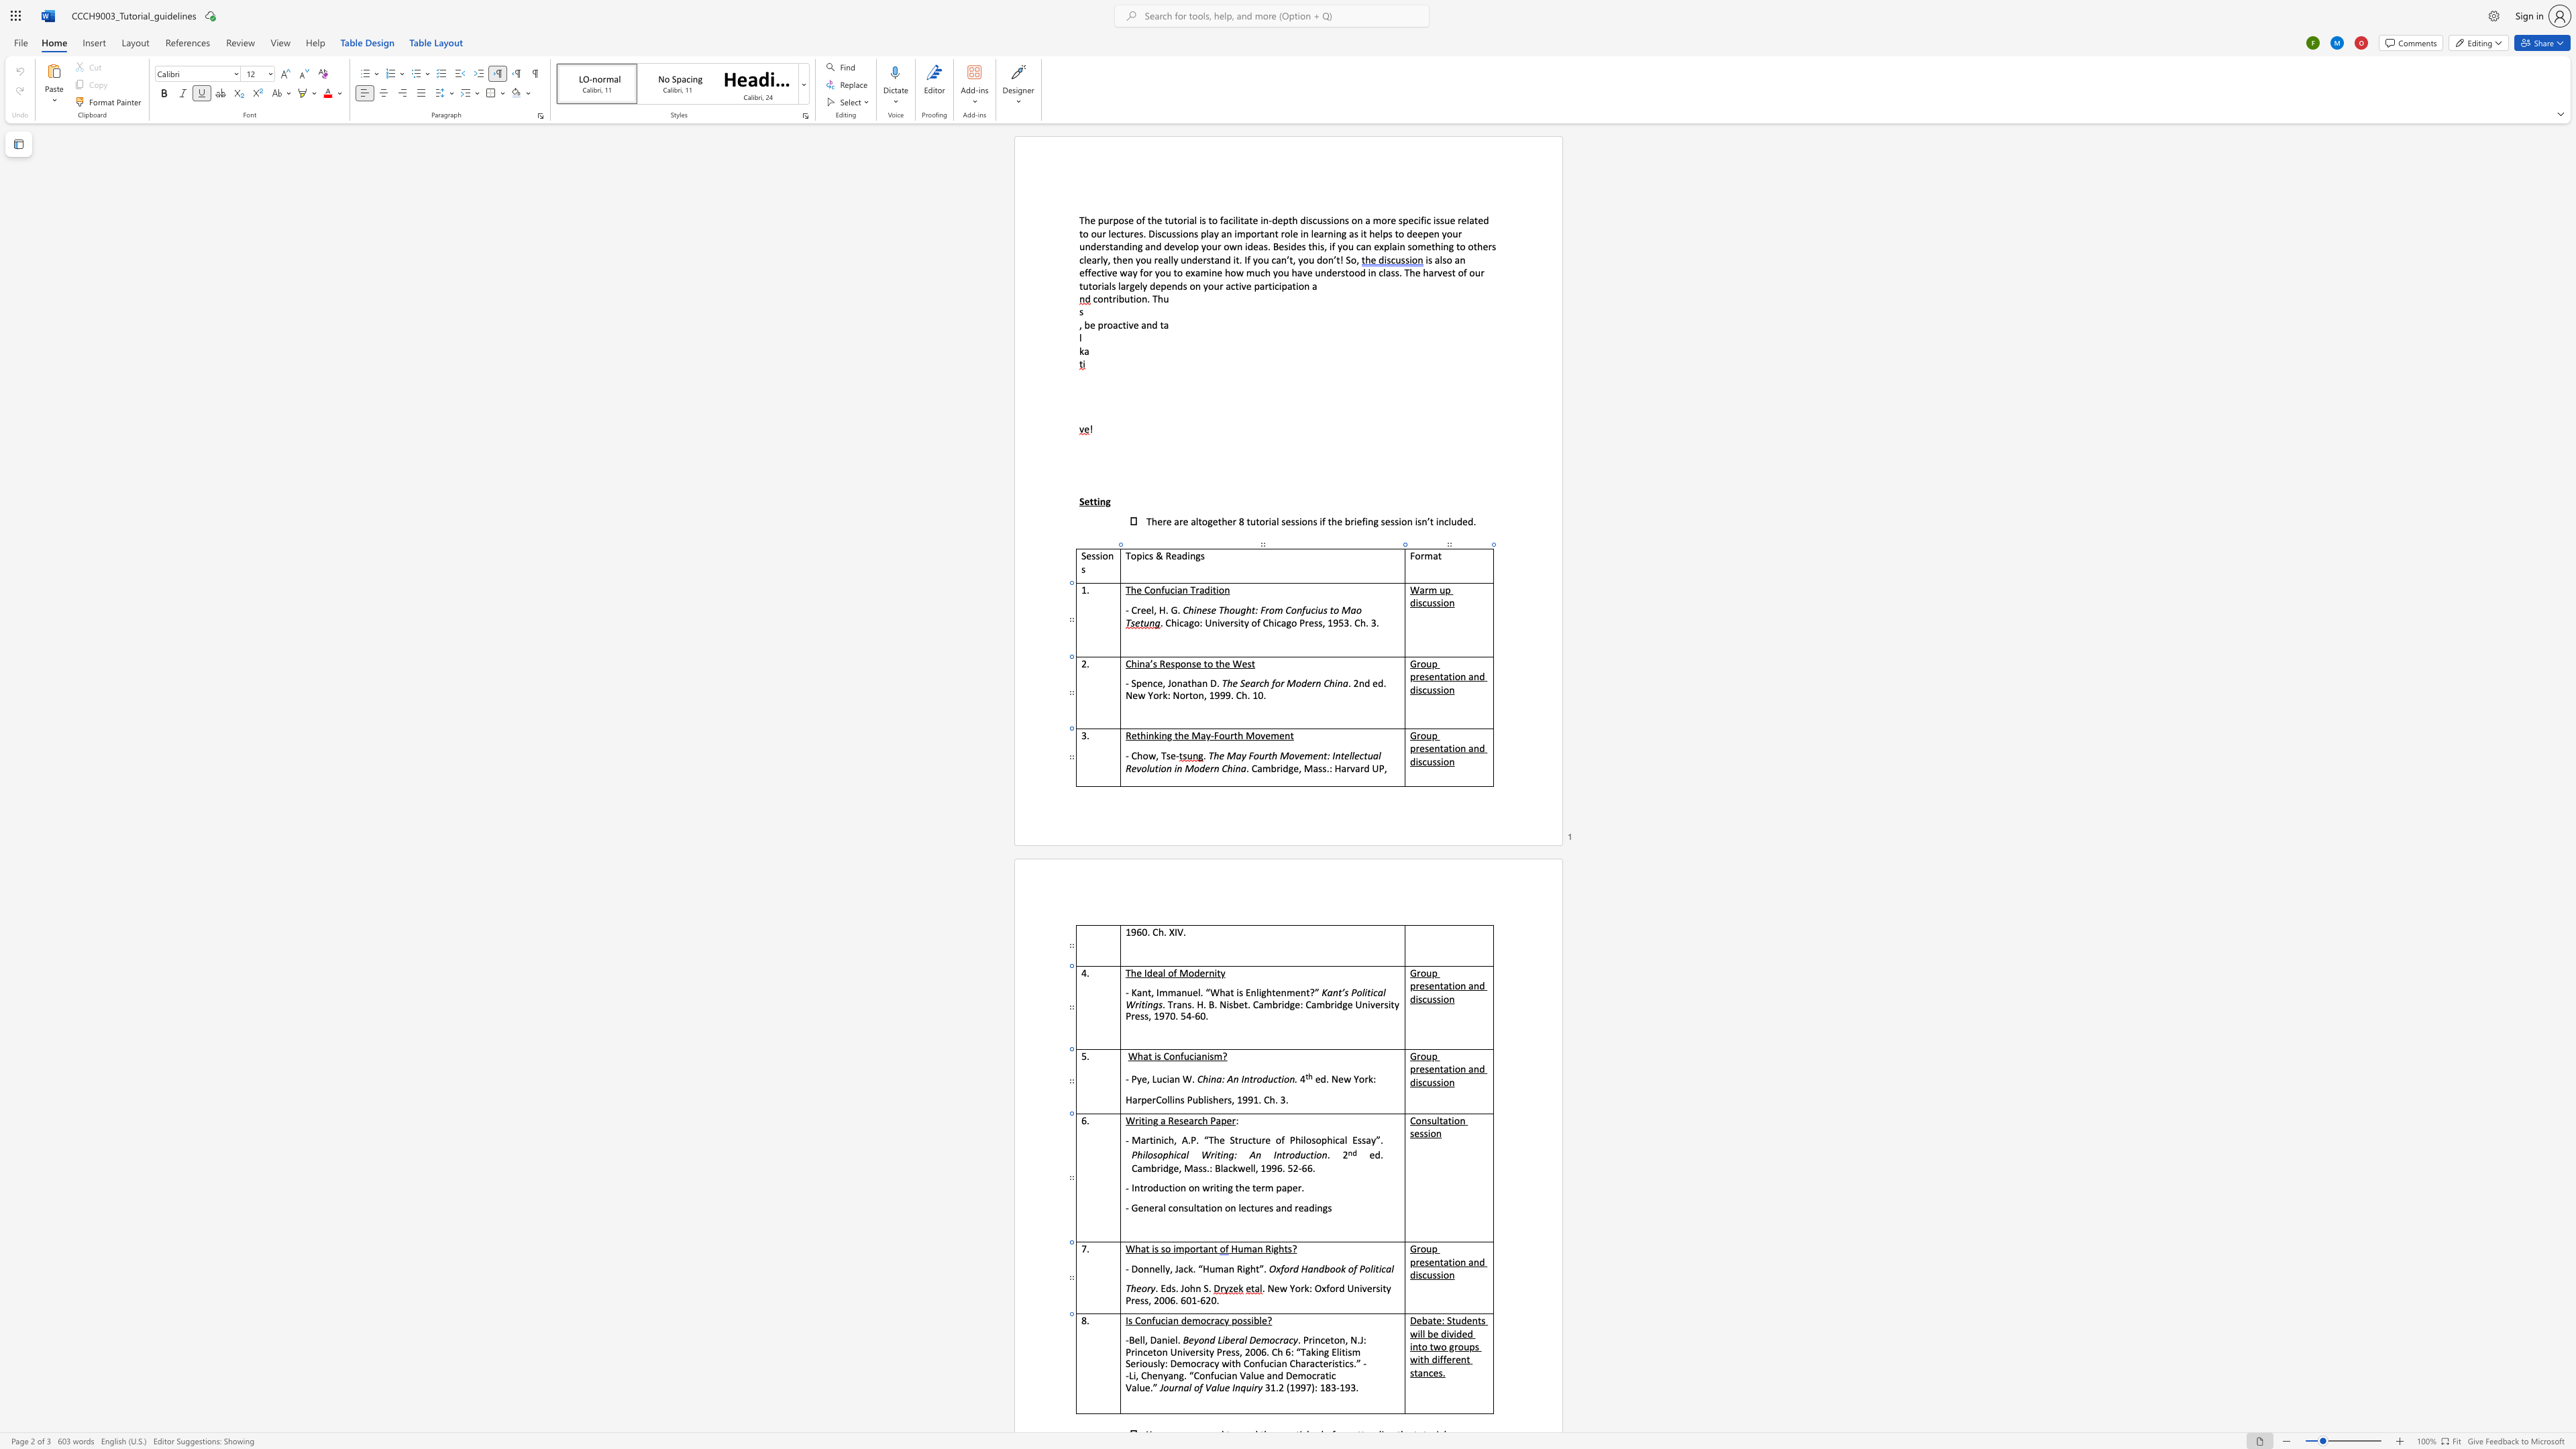 The image size is (2576, 1449). What do you see at coordinates (1271, 1268) in the screenshot?
I see `the 1th character "O" in the text` at bounding box center [1271, 1268].